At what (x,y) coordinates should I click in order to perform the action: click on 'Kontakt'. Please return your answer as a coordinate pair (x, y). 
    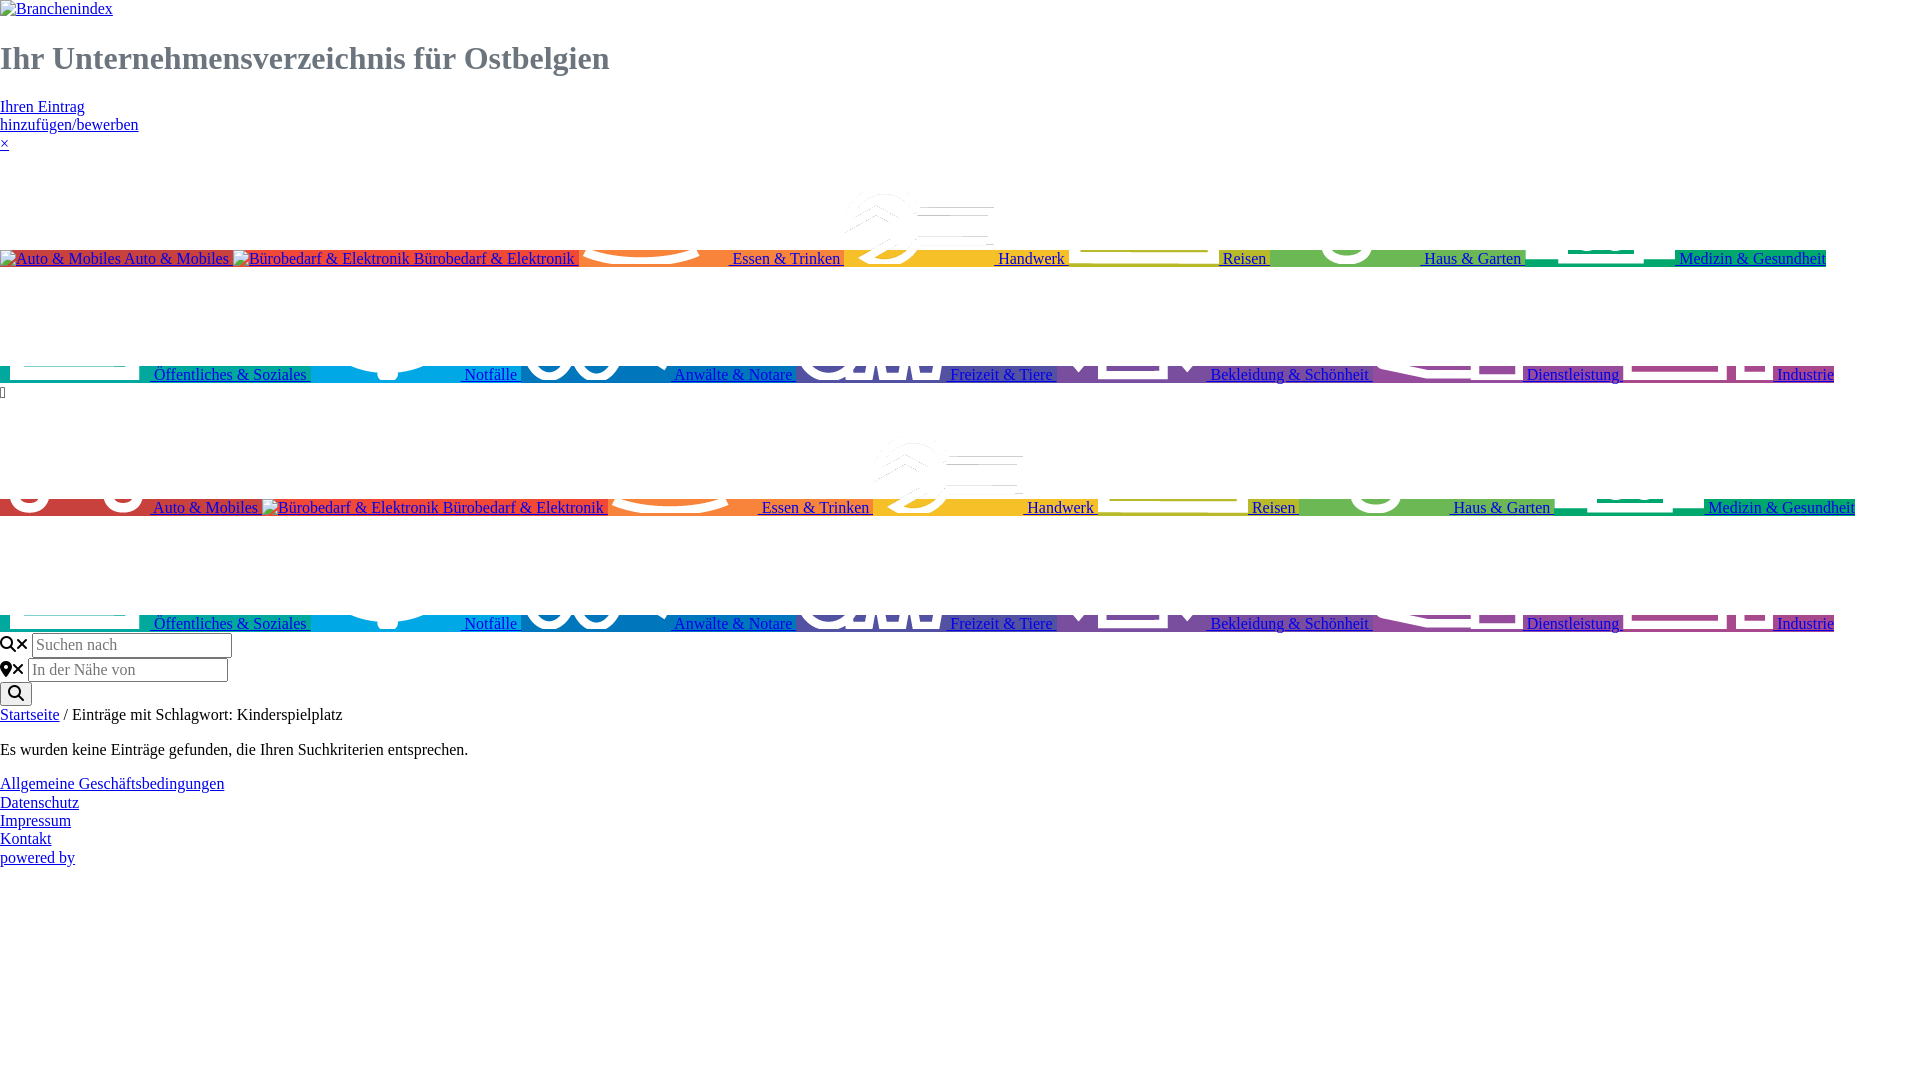
    Looking at the image, I should click on (25, 838).